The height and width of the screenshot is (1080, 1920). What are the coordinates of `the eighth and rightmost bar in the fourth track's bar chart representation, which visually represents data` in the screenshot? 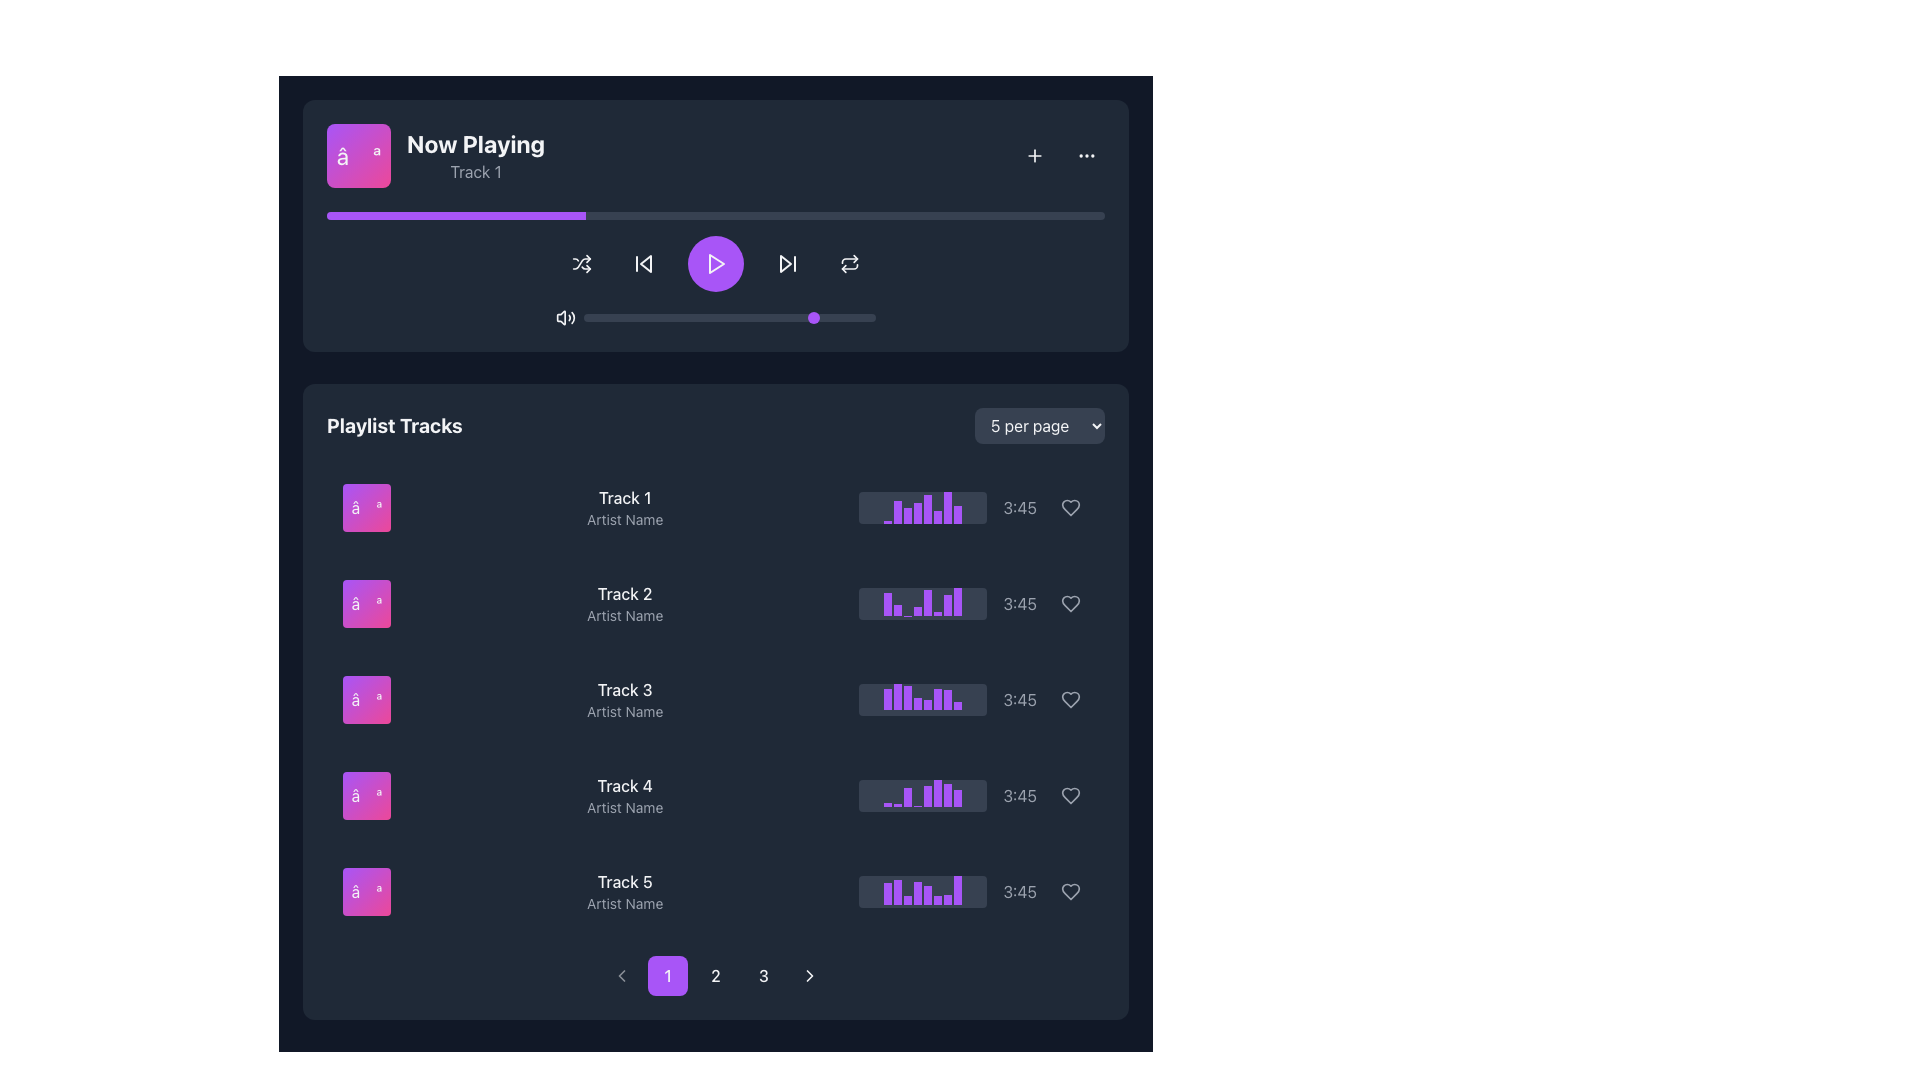 It's located at (957, 797).